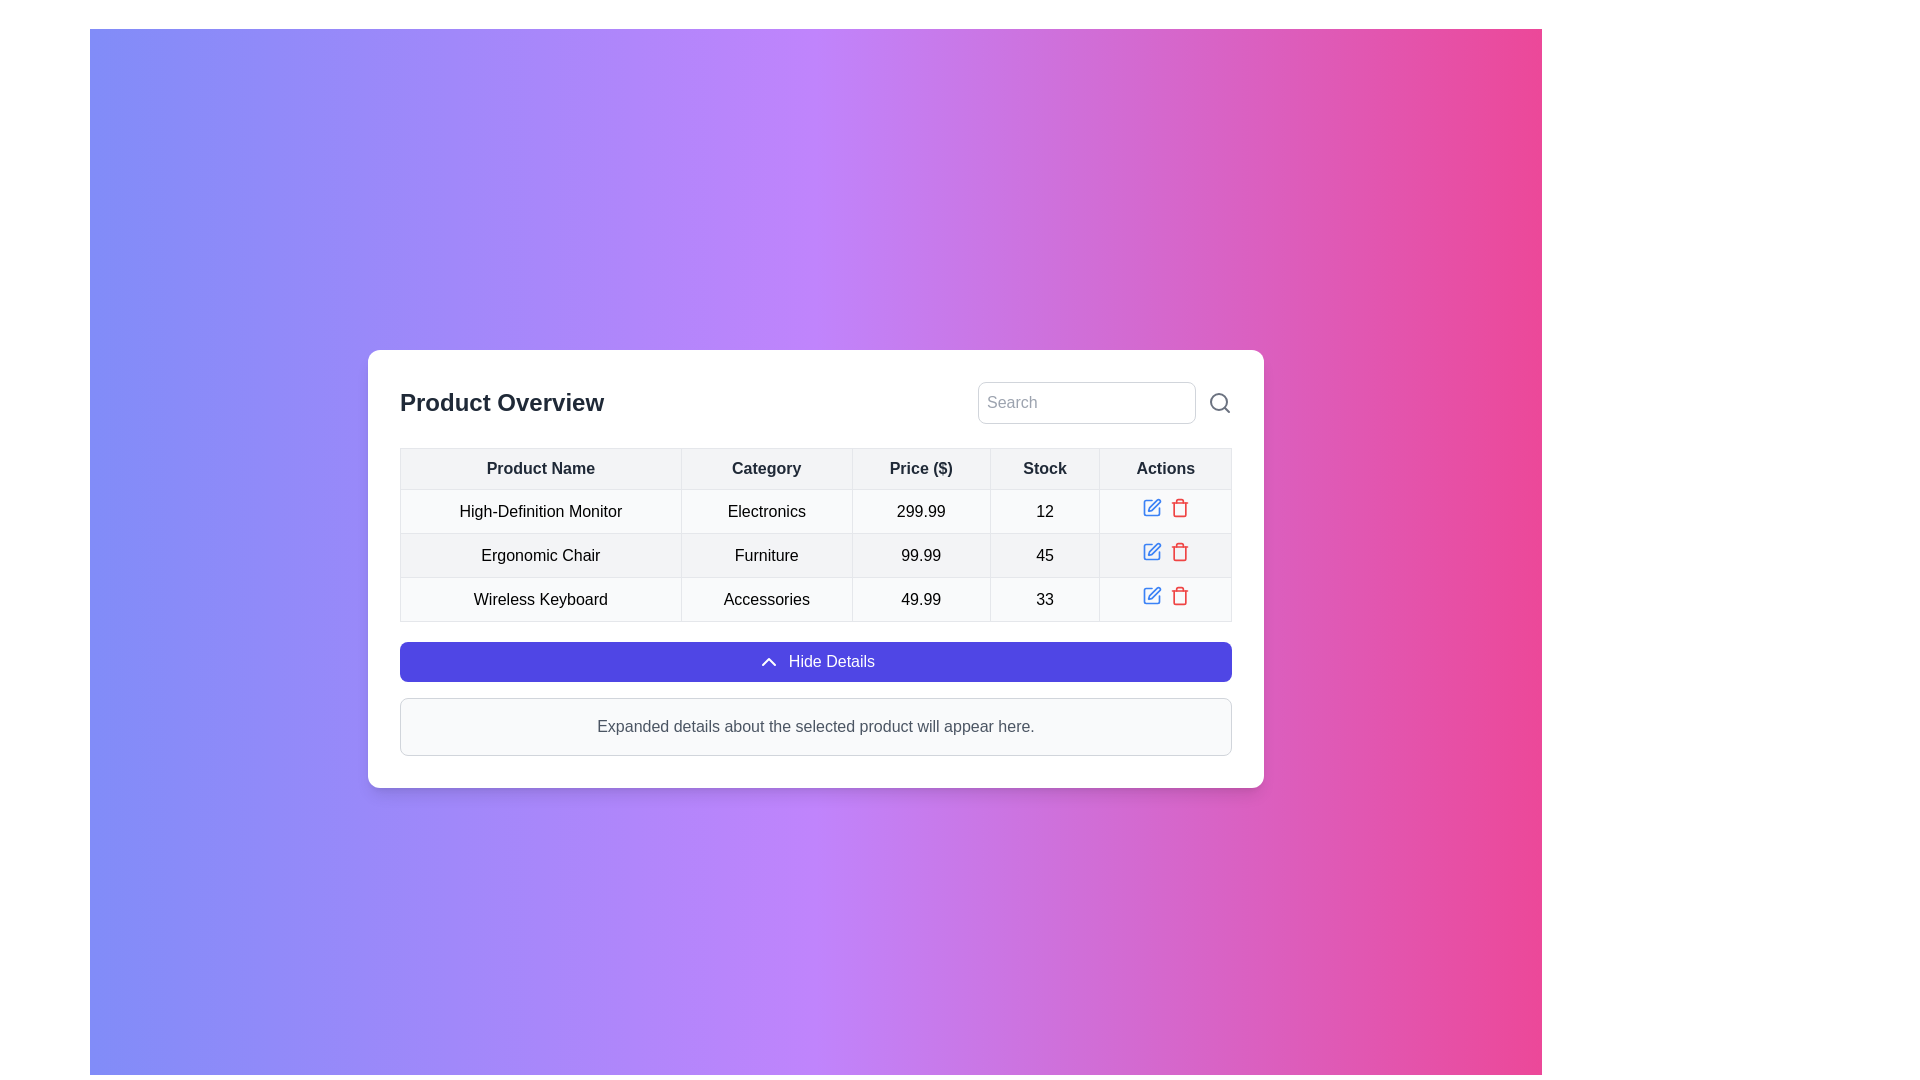 This screenshot has width=1920, height=1080. What do you see at coordinates (1044, 555) in the screenshot?
I see `the static text element displaying the stock quantity for the product 'Ergonomic Chair', located in the fourth column of the second row in the table` at bounding box center [1044, 555].